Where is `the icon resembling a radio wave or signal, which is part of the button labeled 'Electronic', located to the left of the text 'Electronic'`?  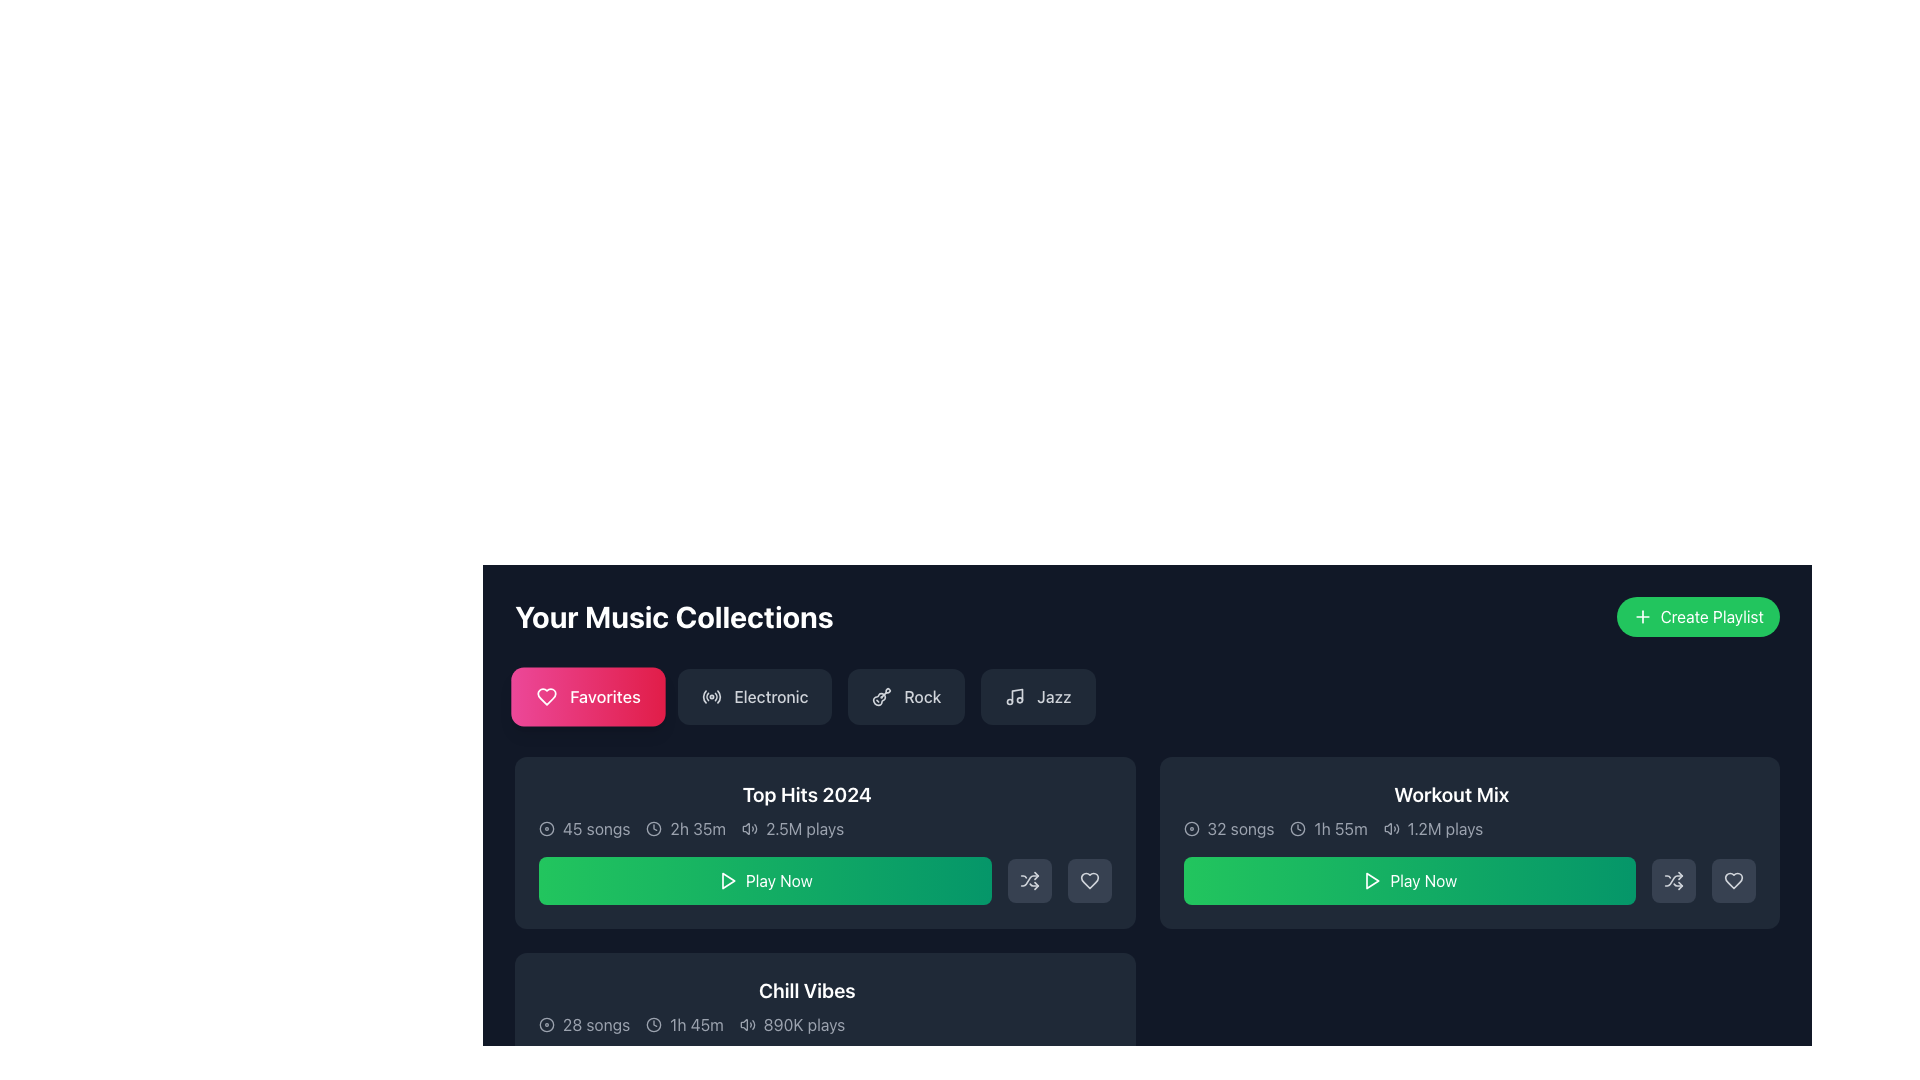 the icon resembling a radio wave or signal, which is part of the button labeled 'Electronic', located to the left of the text 'Electronic' is located at coordinates (712, 696).